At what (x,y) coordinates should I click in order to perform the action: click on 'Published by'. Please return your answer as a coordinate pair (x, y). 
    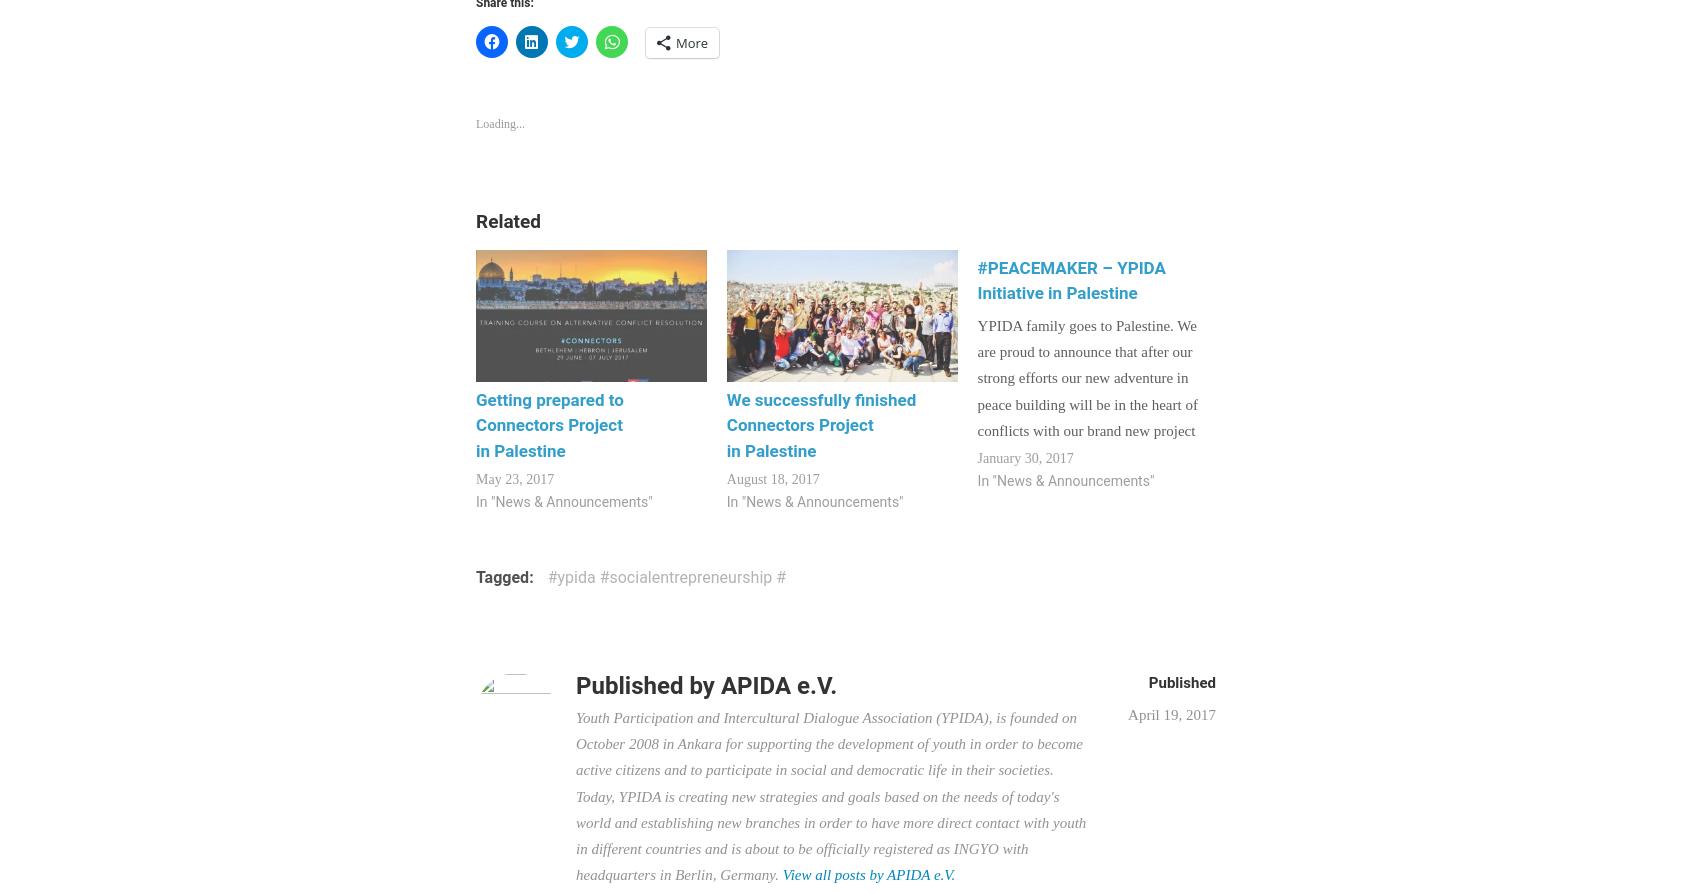
    Looking at the image, I should click on (648, 685).